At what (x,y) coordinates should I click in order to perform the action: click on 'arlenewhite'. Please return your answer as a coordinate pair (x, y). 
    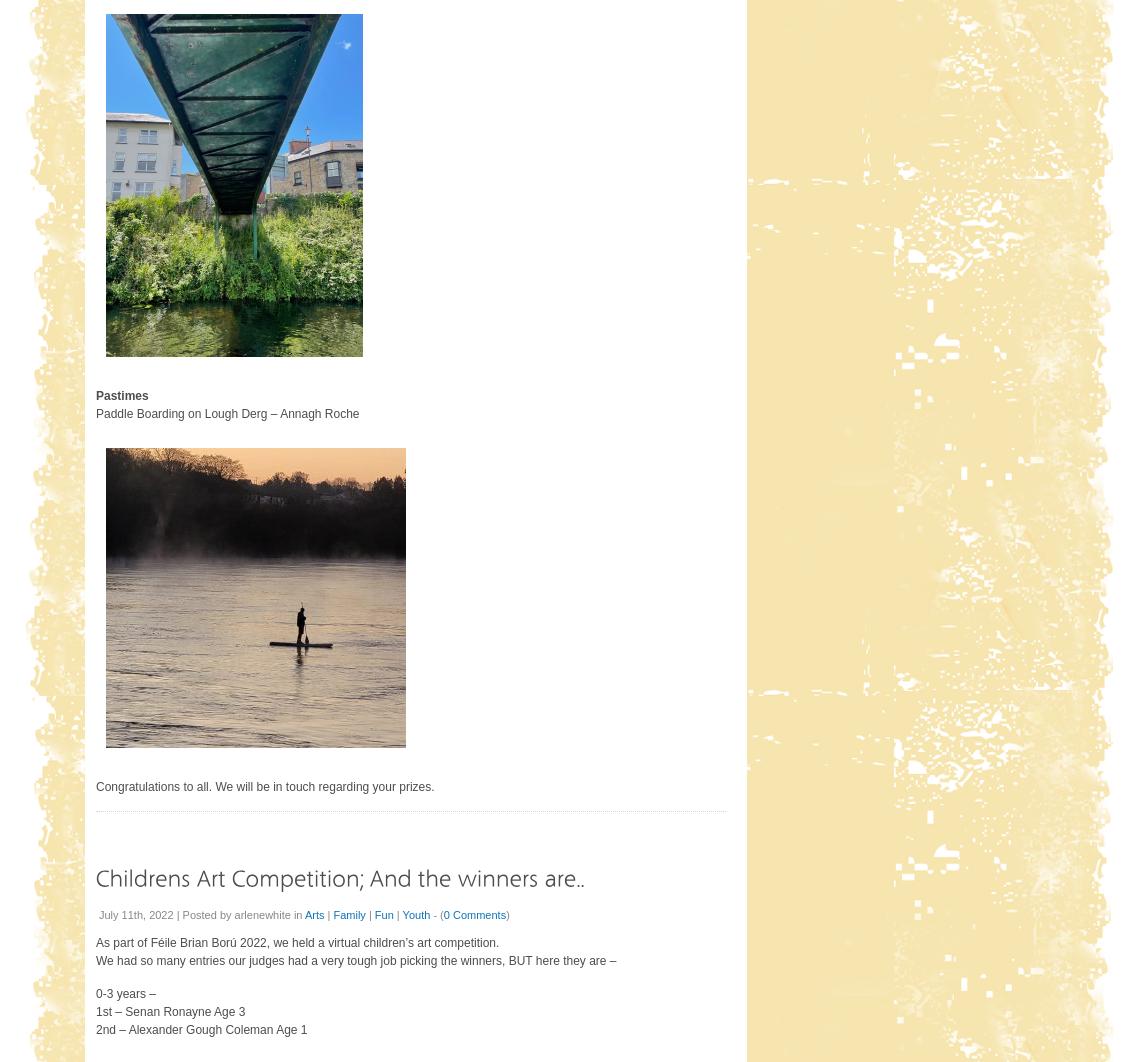
    Looking at the image, I should click on (260, 912).